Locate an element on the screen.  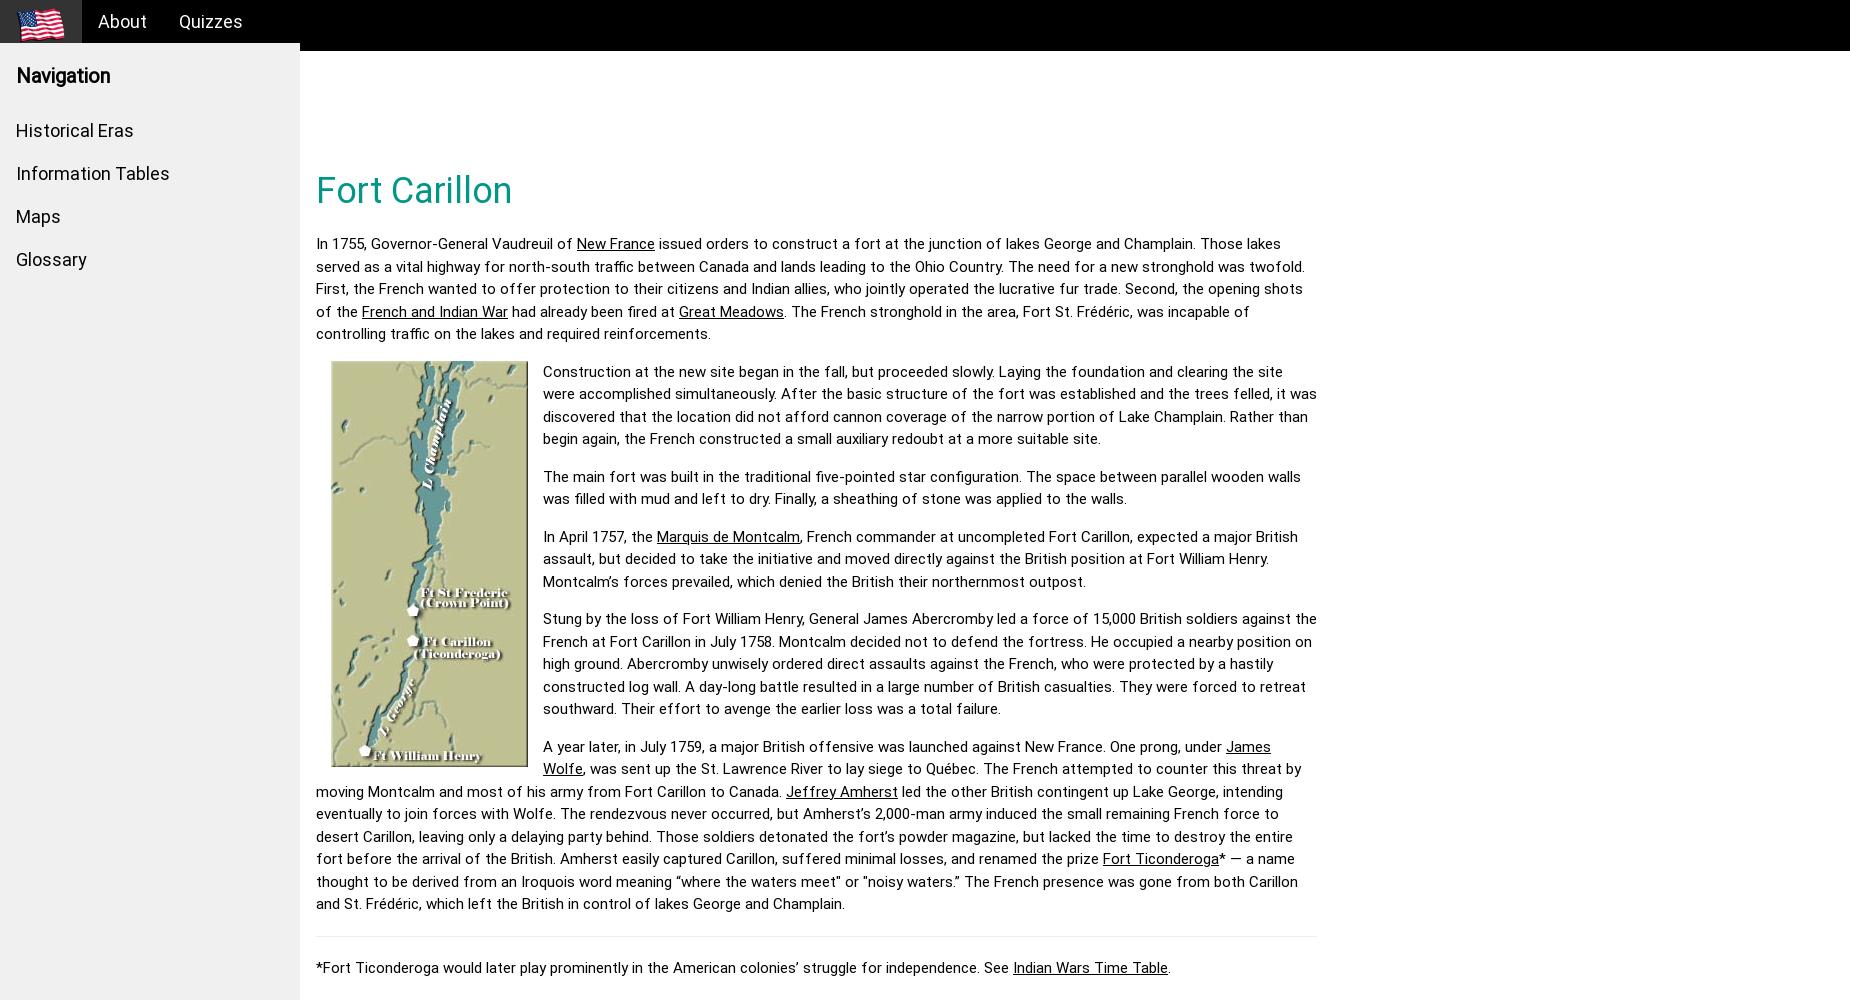
'*Fort Ticonderoga would later play prominently in the American colonies’ struggle for independence.  See' is located at coordinates (664, 966).